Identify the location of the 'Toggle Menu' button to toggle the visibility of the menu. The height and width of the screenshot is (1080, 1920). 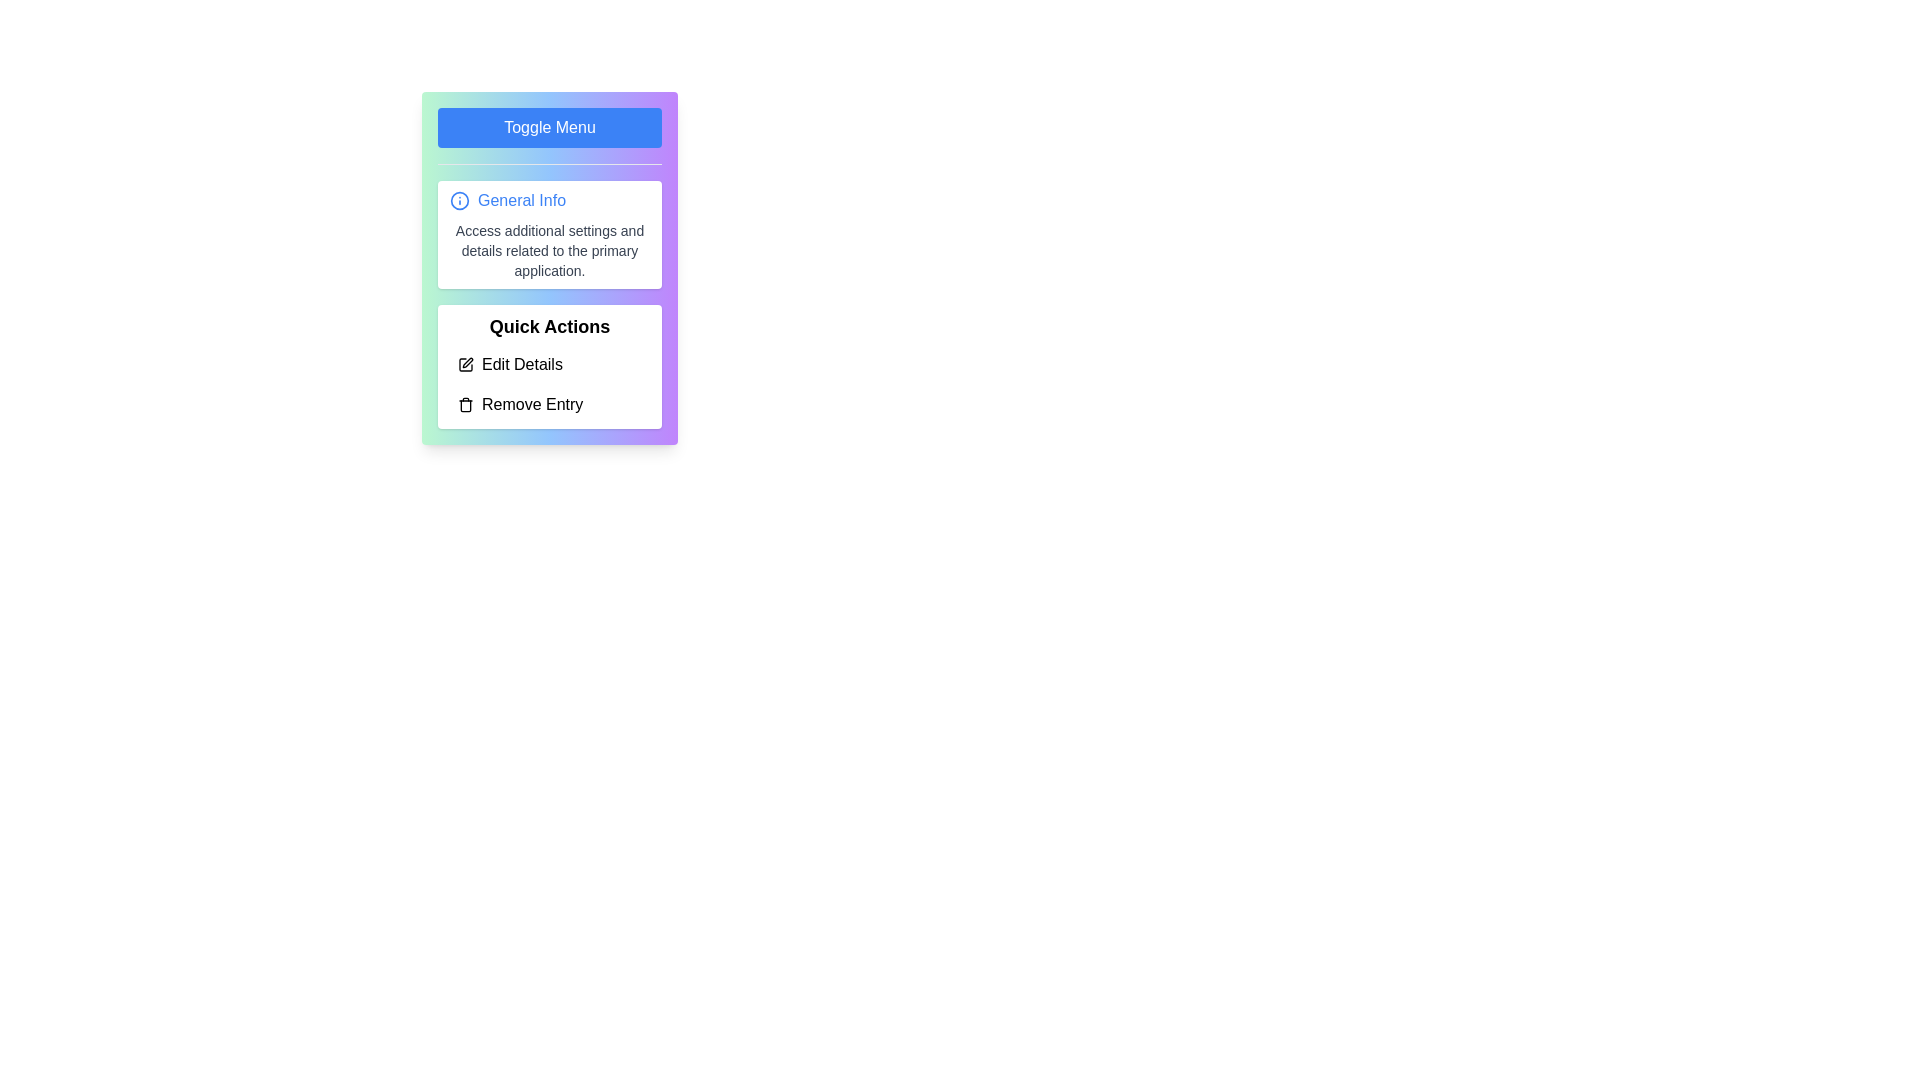
(550, 127).